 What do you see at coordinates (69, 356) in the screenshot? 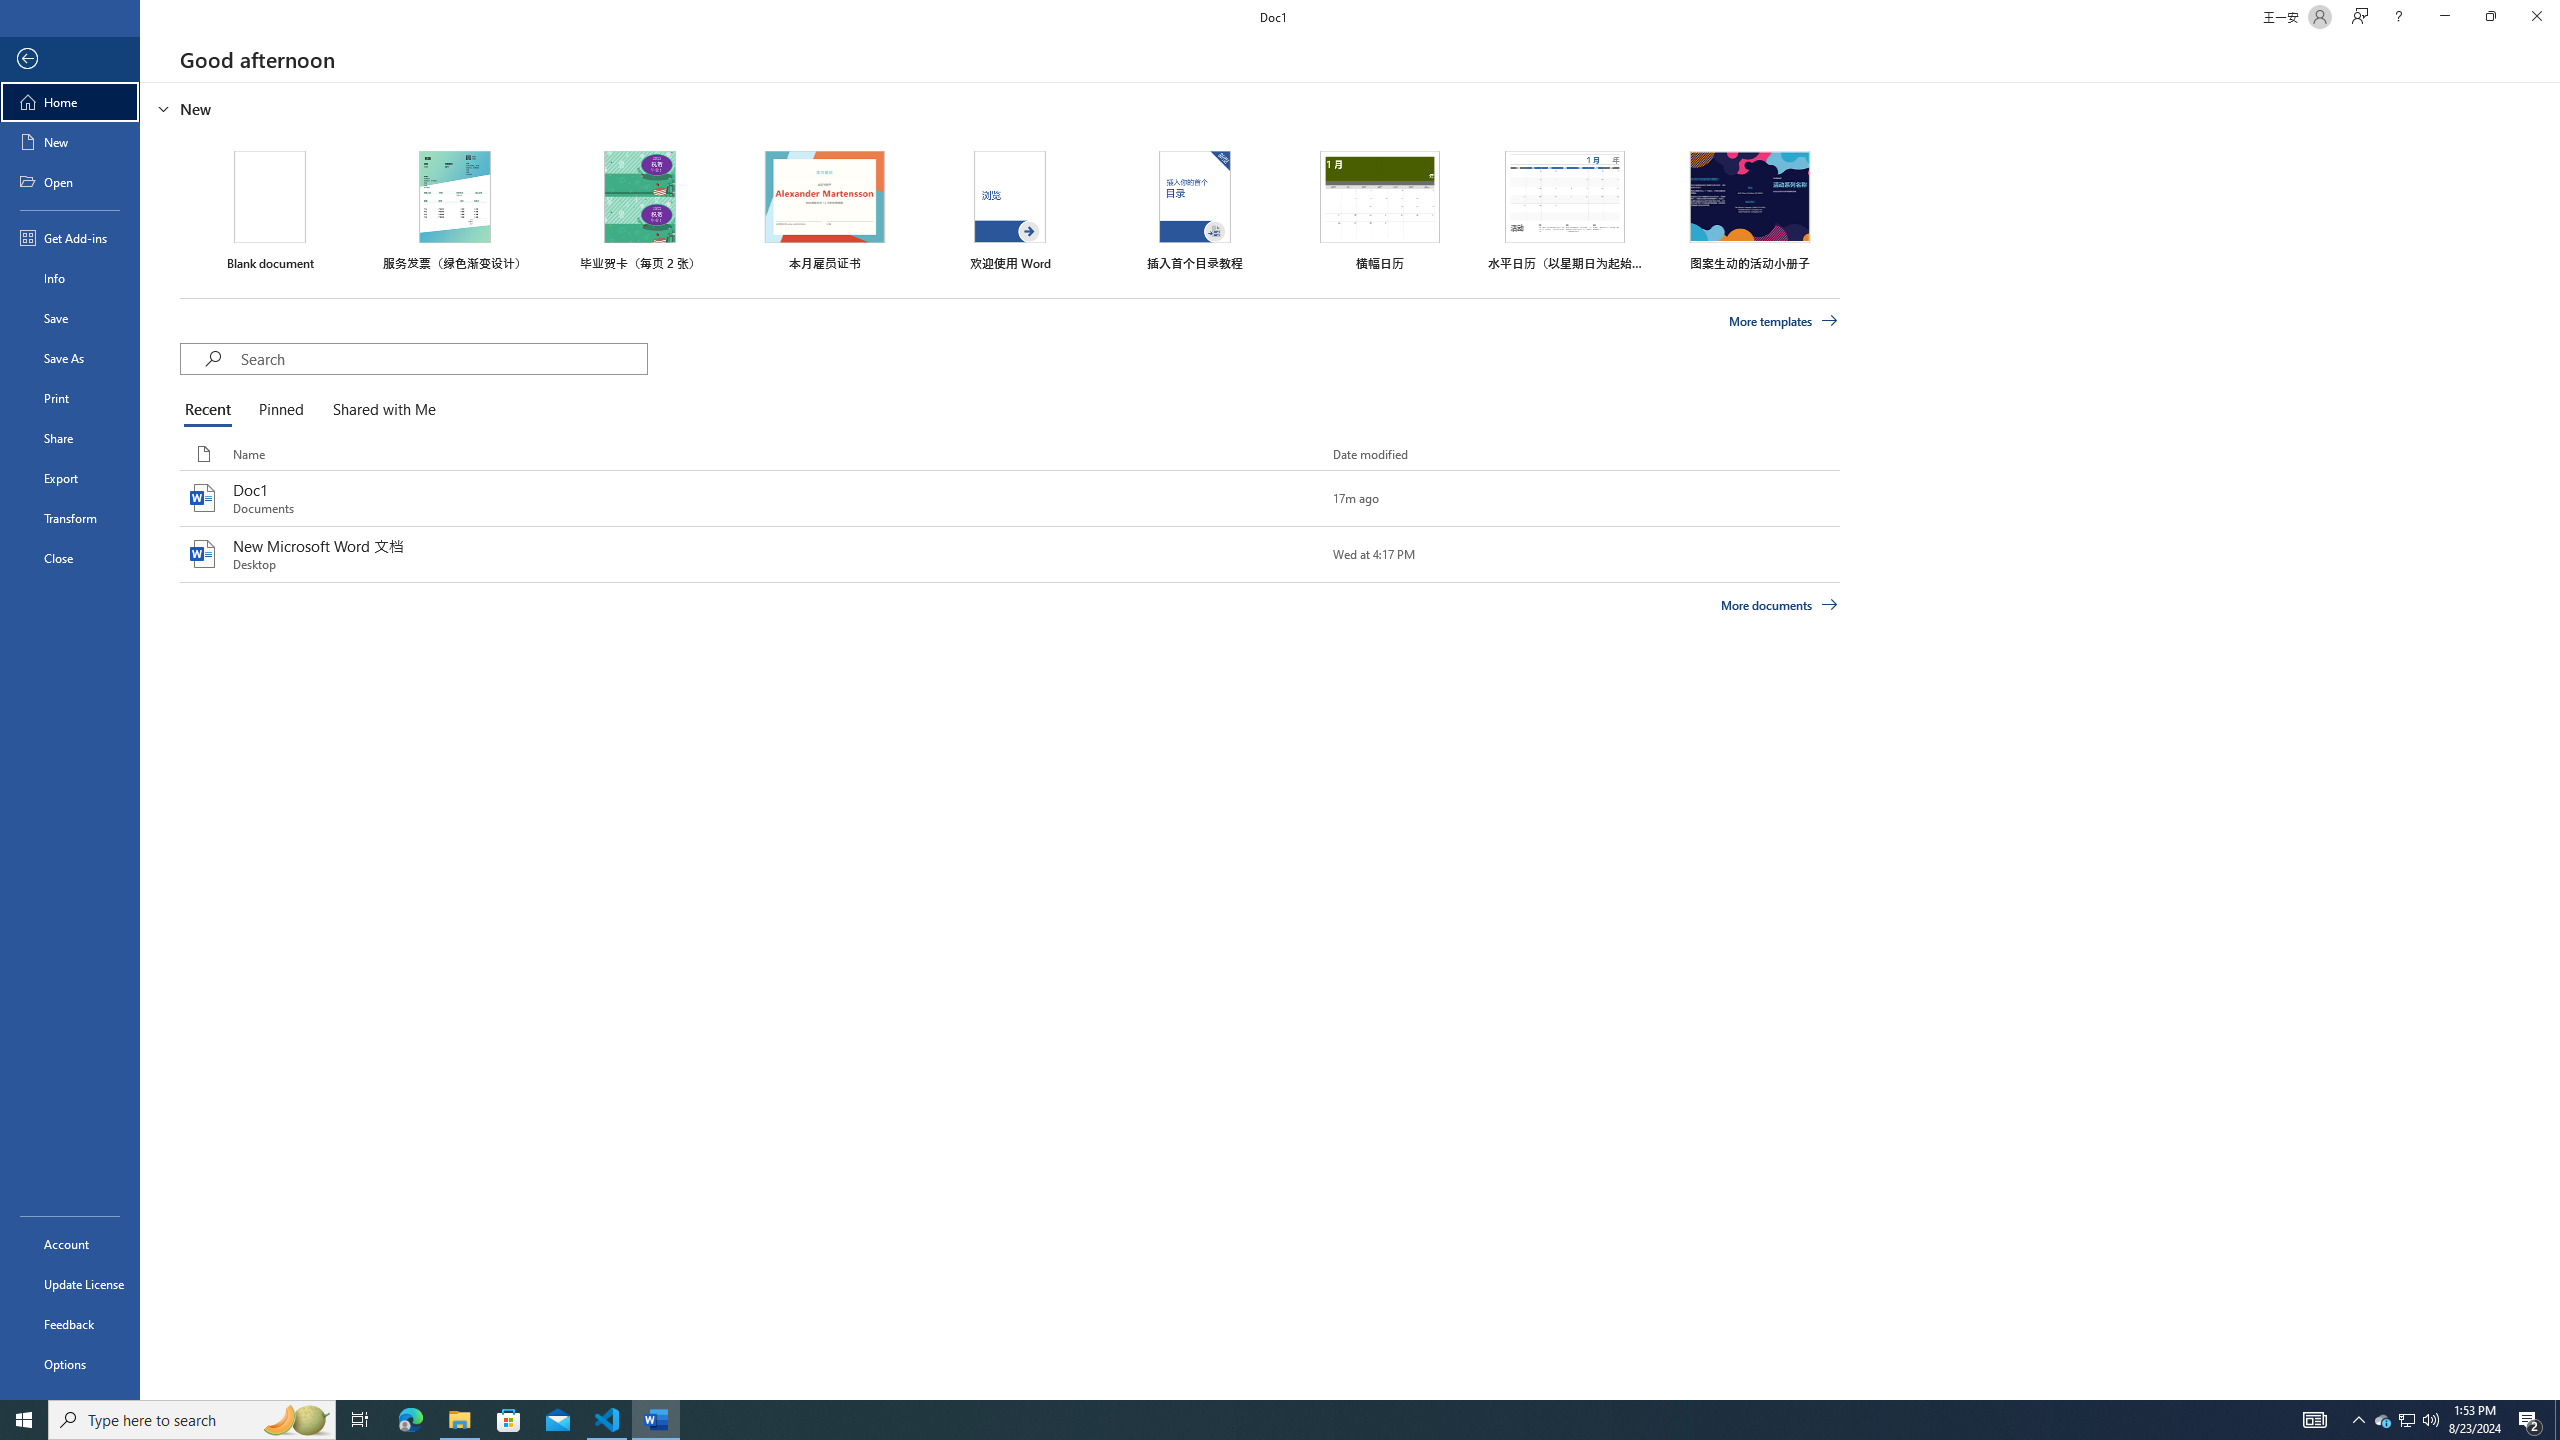
I see `'Save As'` at bounding box center [69, 356].